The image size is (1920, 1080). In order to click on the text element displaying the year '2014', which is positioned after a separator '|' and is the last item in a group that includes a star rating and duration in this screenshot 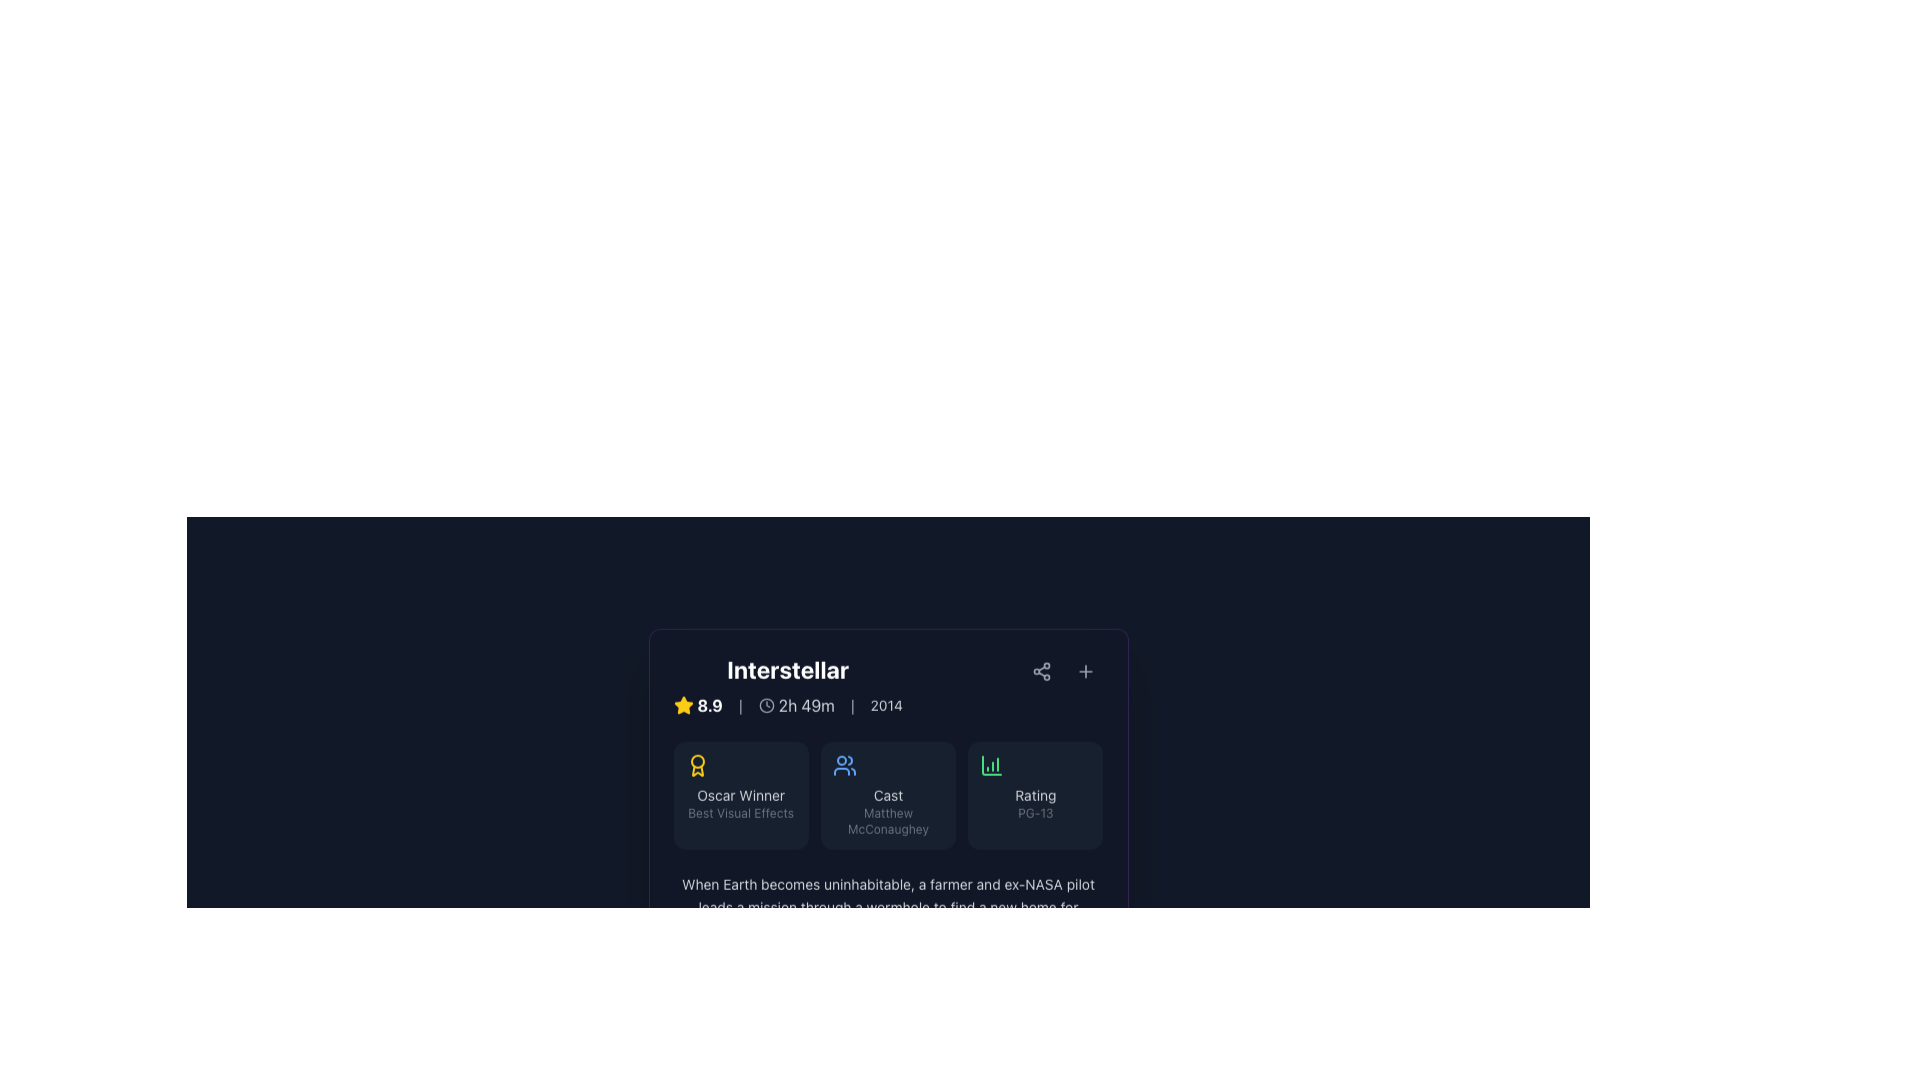, I will do `click(885, 704)`.